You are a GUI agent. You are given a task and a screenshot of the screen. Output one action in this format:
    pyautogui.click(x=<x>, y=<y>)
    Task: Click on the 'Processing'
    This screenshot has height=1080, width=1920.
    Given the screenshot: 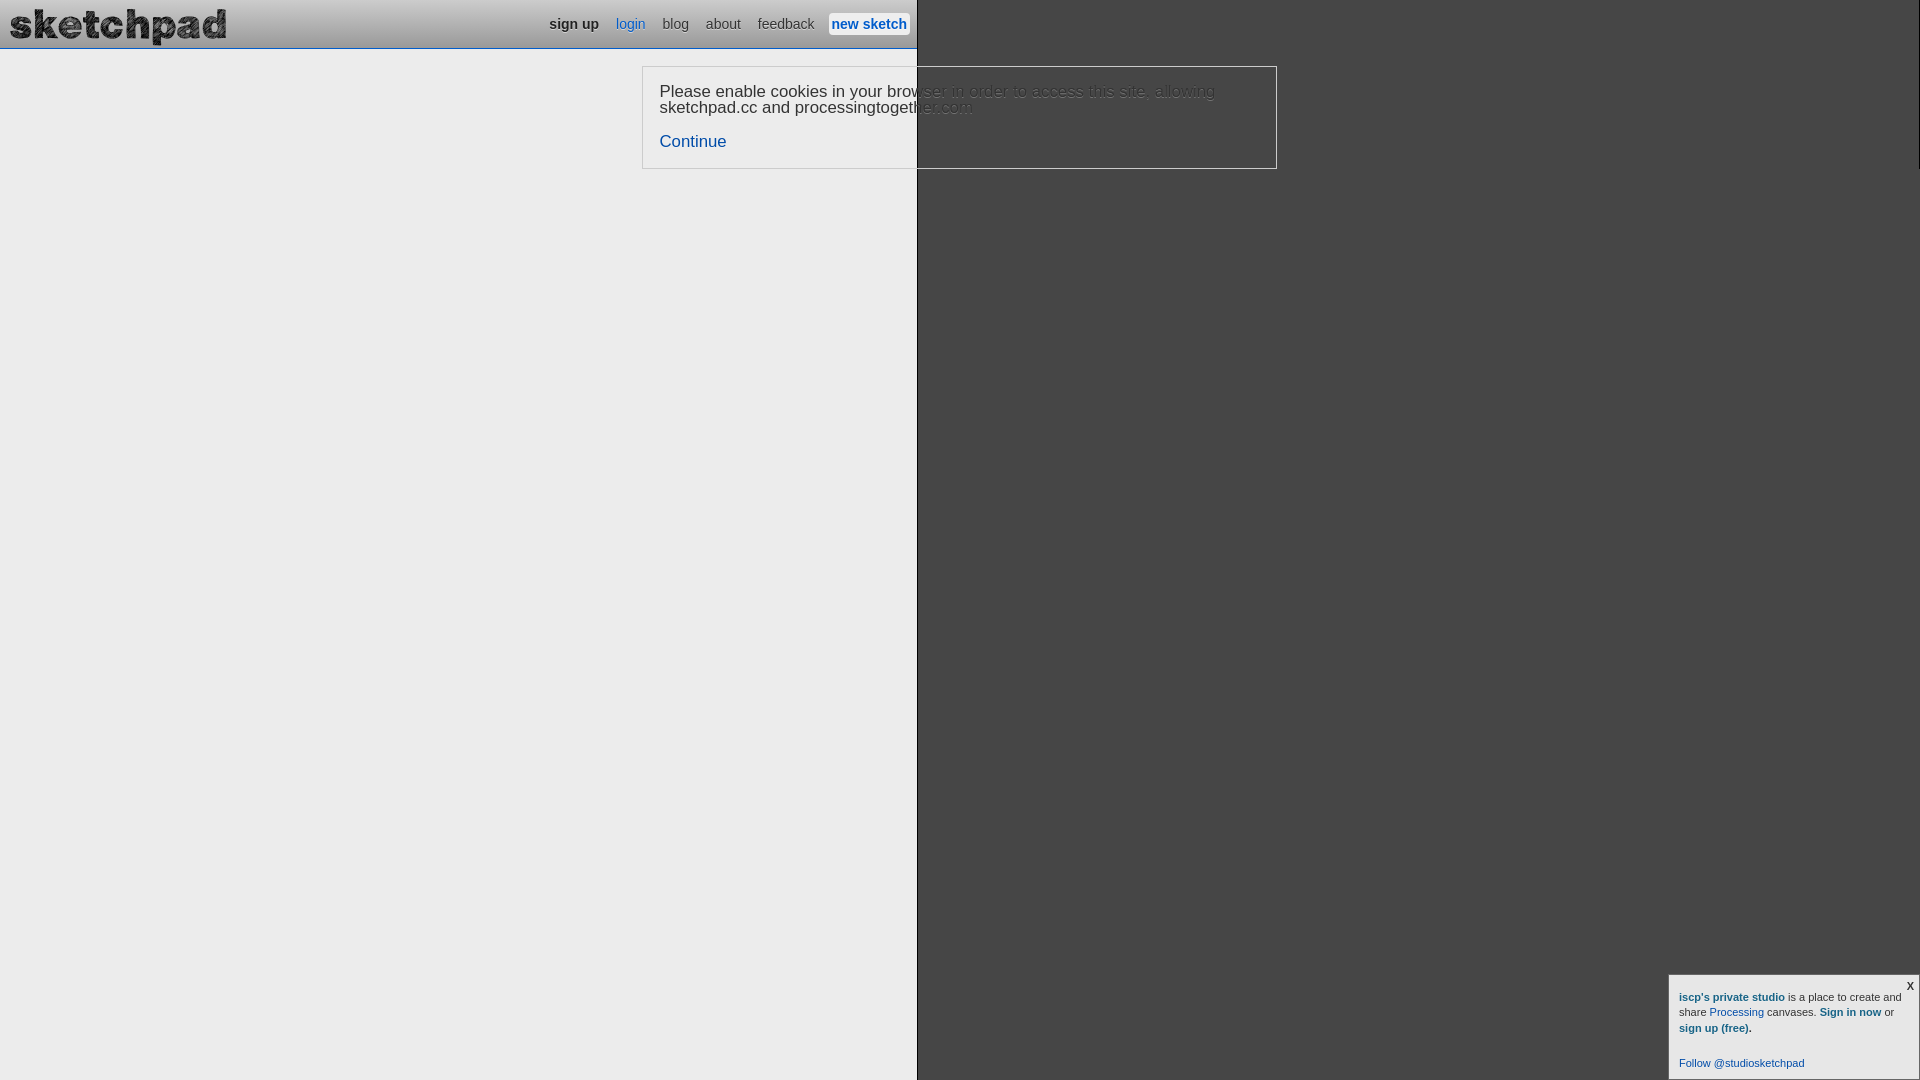 What is the action you would take?
    pyautogui.click(x=1708, y=1011)
    